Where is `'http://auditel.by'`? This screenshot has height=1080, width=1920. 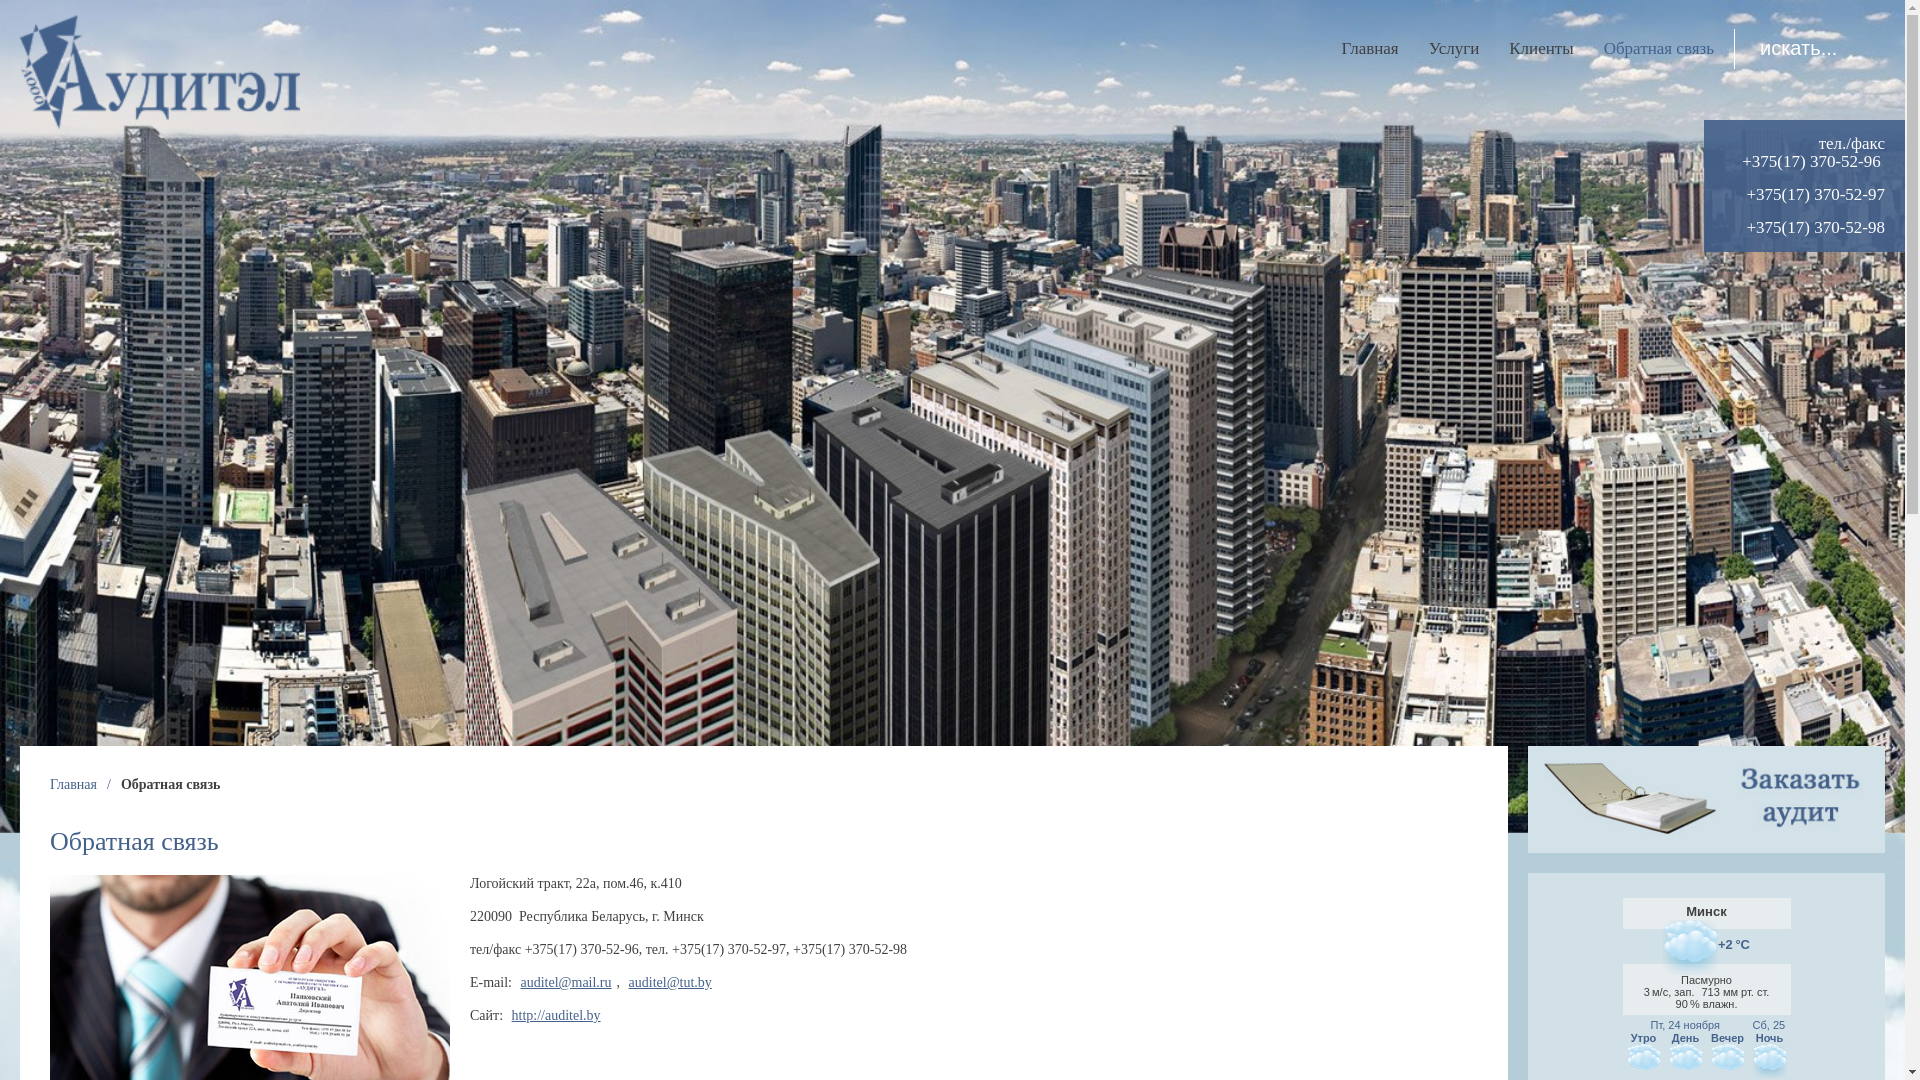
'http://auditel.by' is located at coordinates (556, 1015).